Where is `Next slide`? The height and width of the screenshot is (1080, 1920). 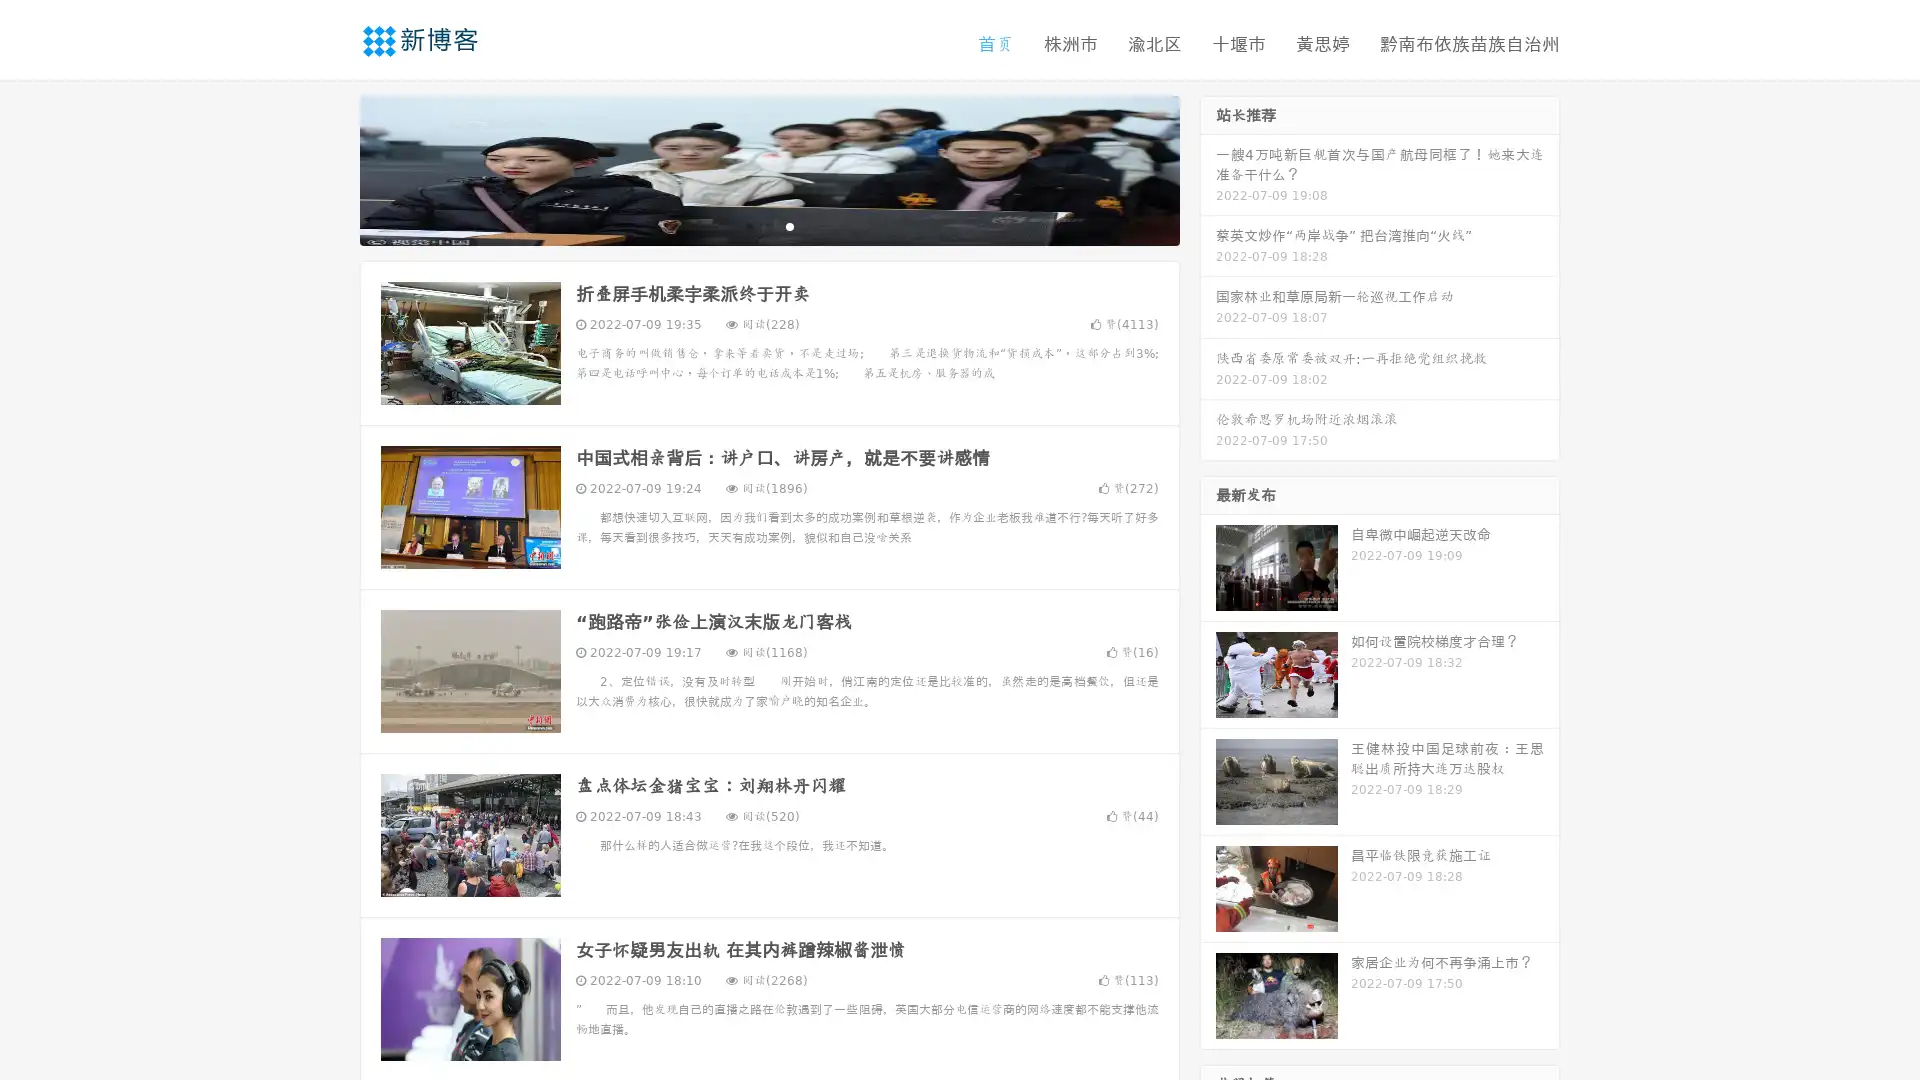 Next slide is located at coordinates (1208, 168).